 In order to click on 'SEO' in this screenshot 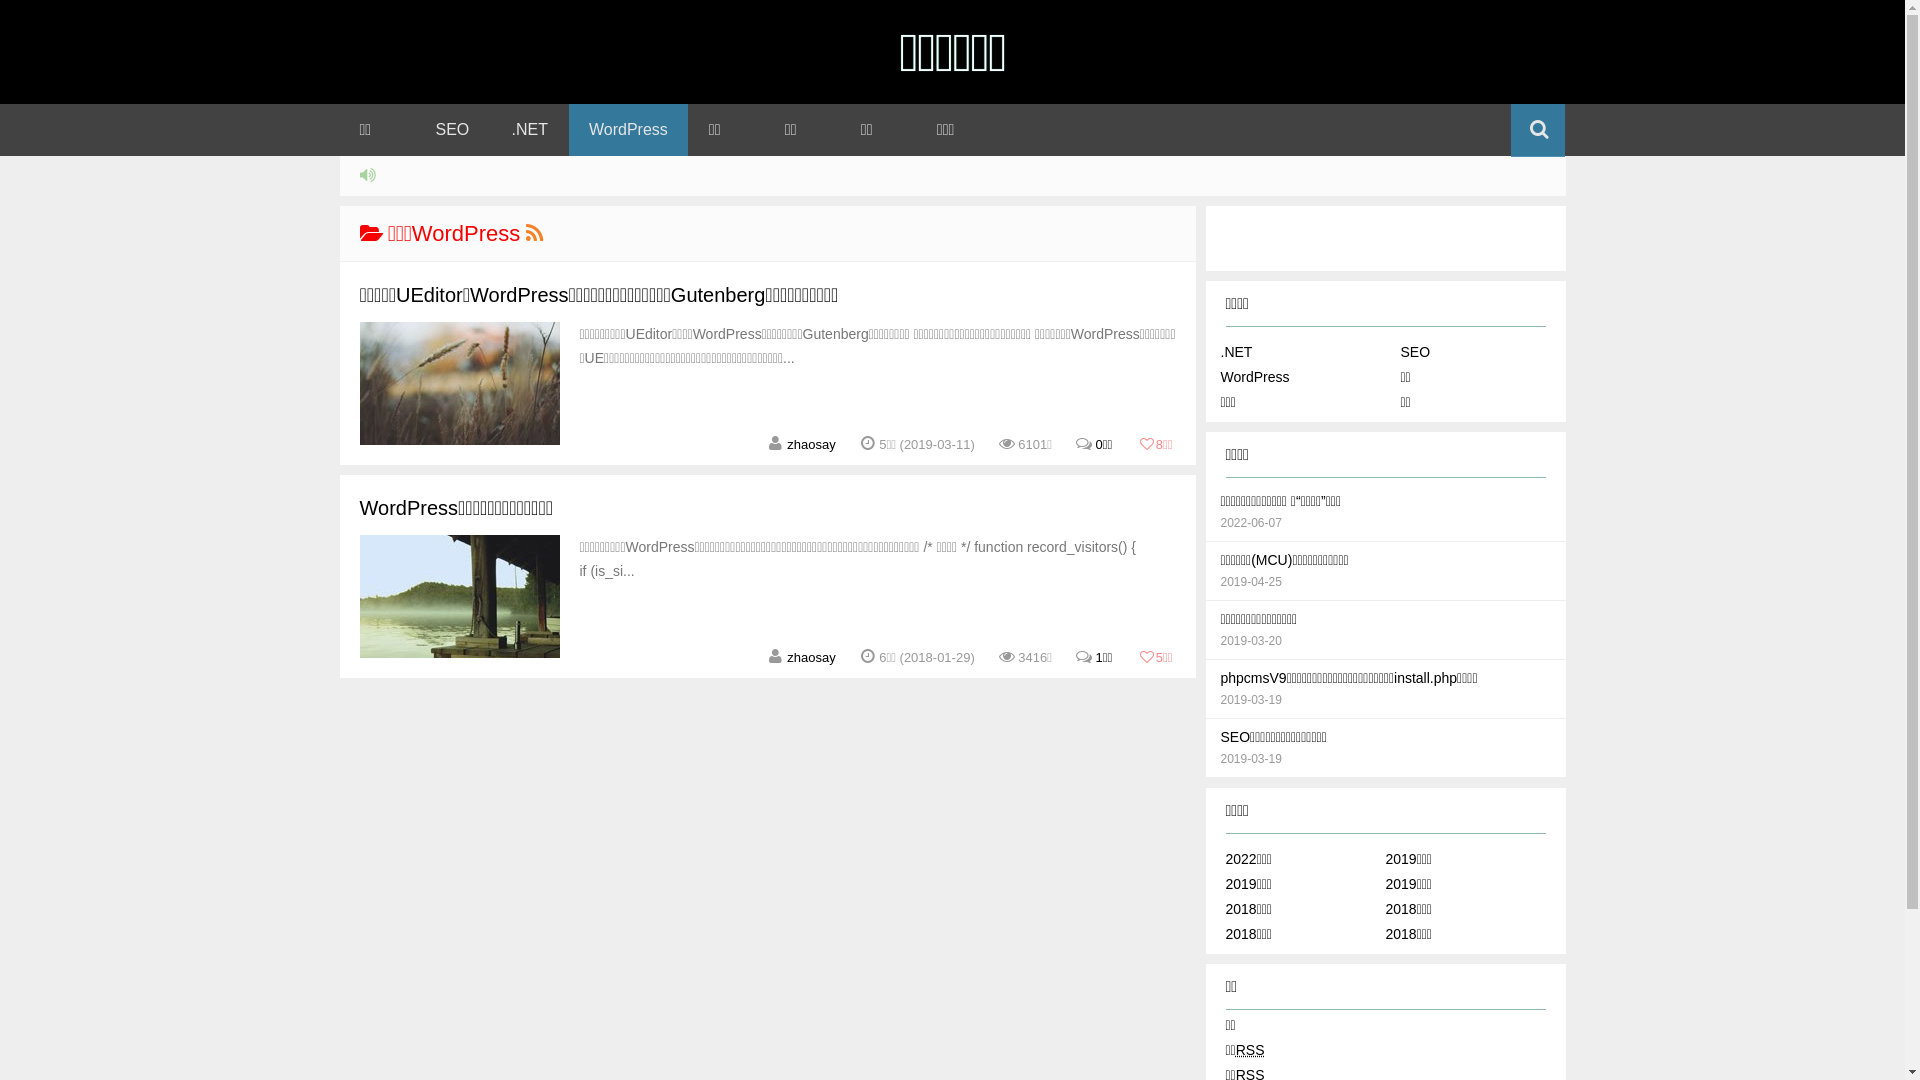, I will do `click(452, 130)`.